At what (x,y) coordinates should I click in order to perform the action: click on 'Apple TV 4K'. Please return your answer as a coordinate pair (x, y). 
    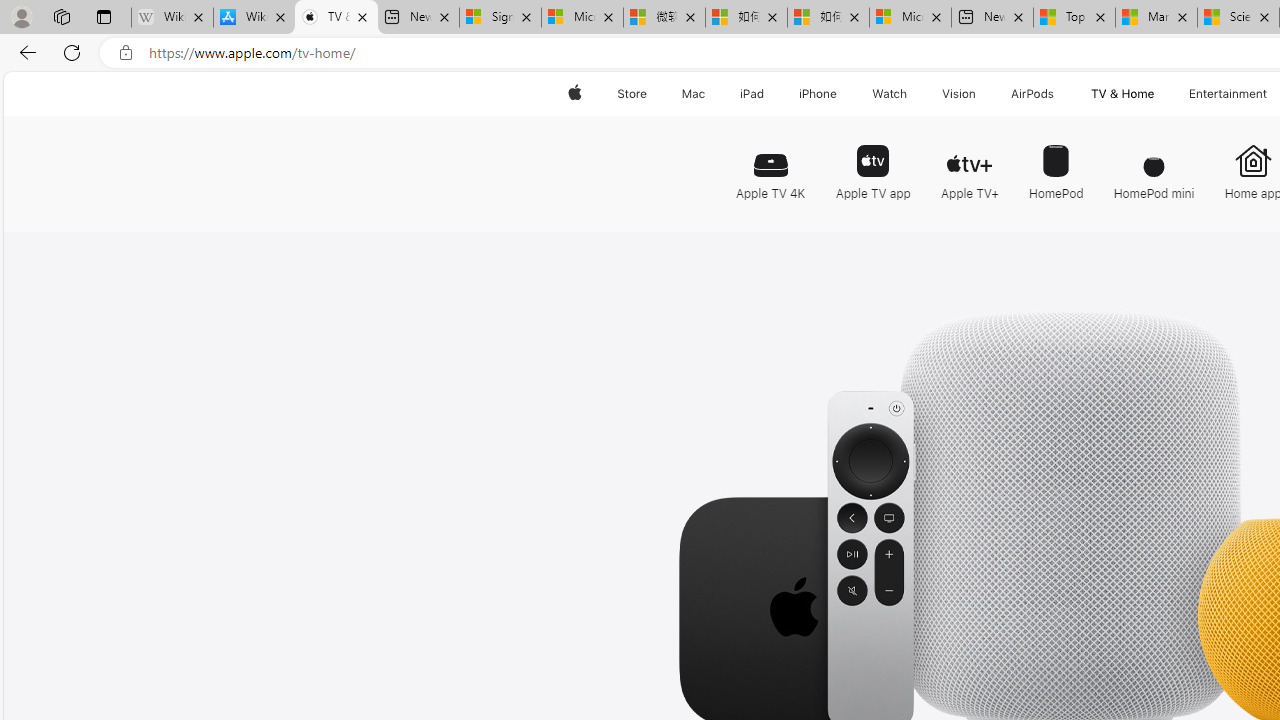
    Looking at the image, I should click on (774, 162).